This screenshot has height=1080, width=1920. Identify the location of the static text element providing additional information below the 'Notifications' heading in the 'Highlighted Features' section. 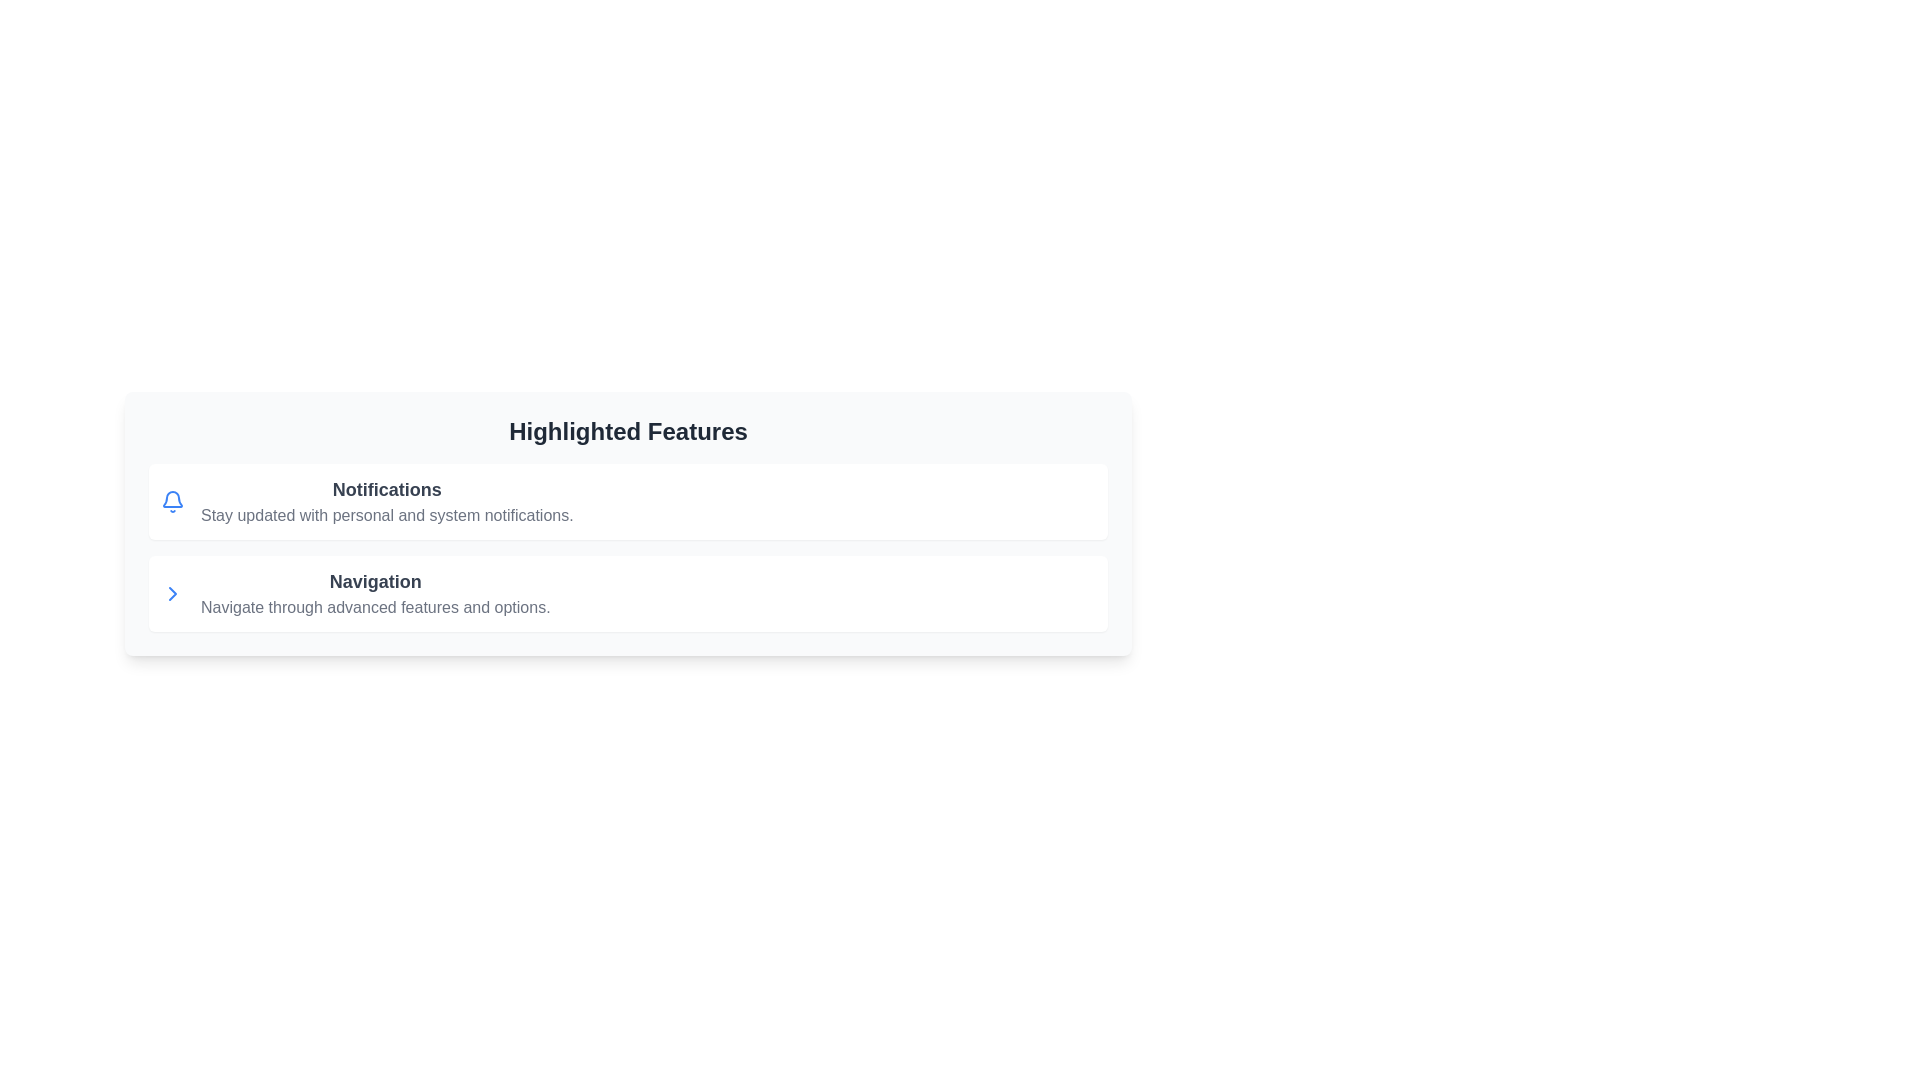
(387, 515).